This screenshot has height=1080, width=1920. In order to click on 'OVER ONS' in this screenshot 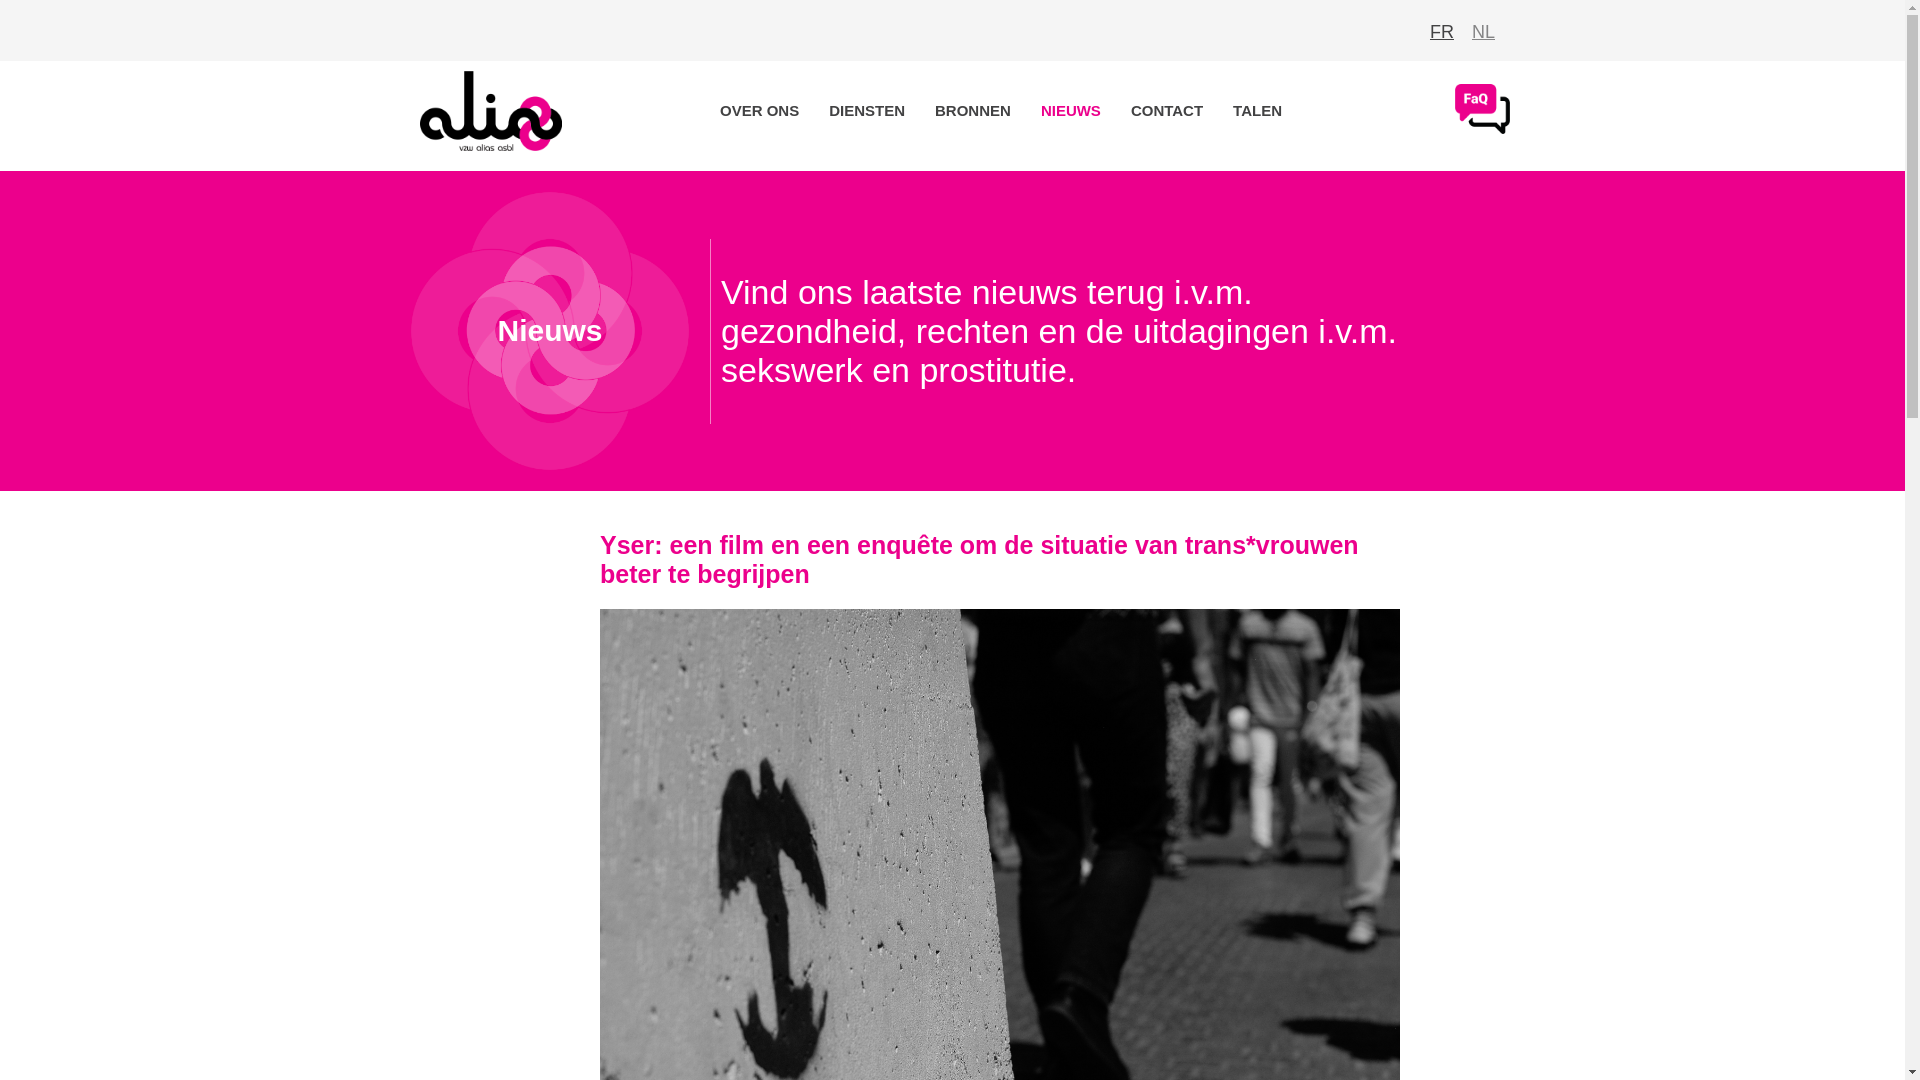, I will do `click(758, 110)`.